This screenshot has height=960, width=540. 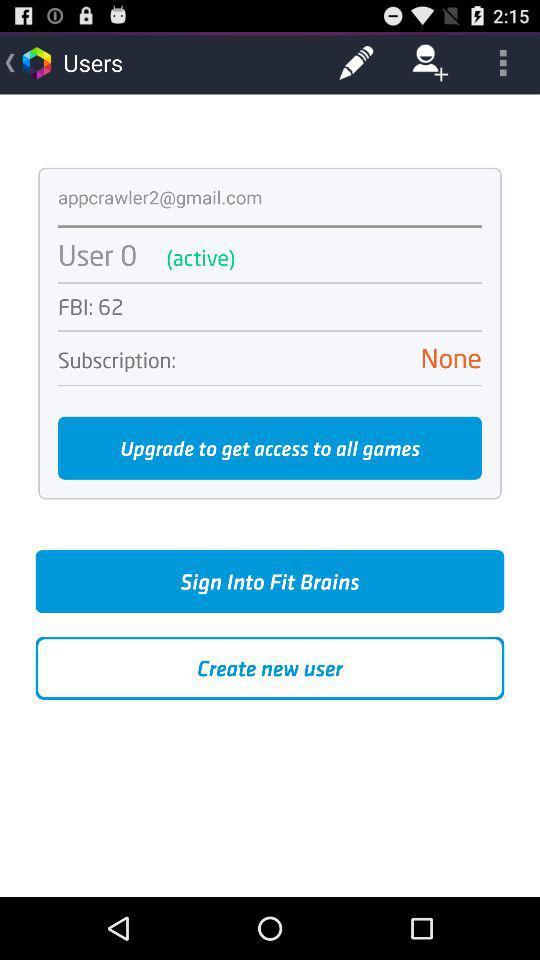 I want to click on the icon below the upgrade to get icon, so click(x=270, y=581).